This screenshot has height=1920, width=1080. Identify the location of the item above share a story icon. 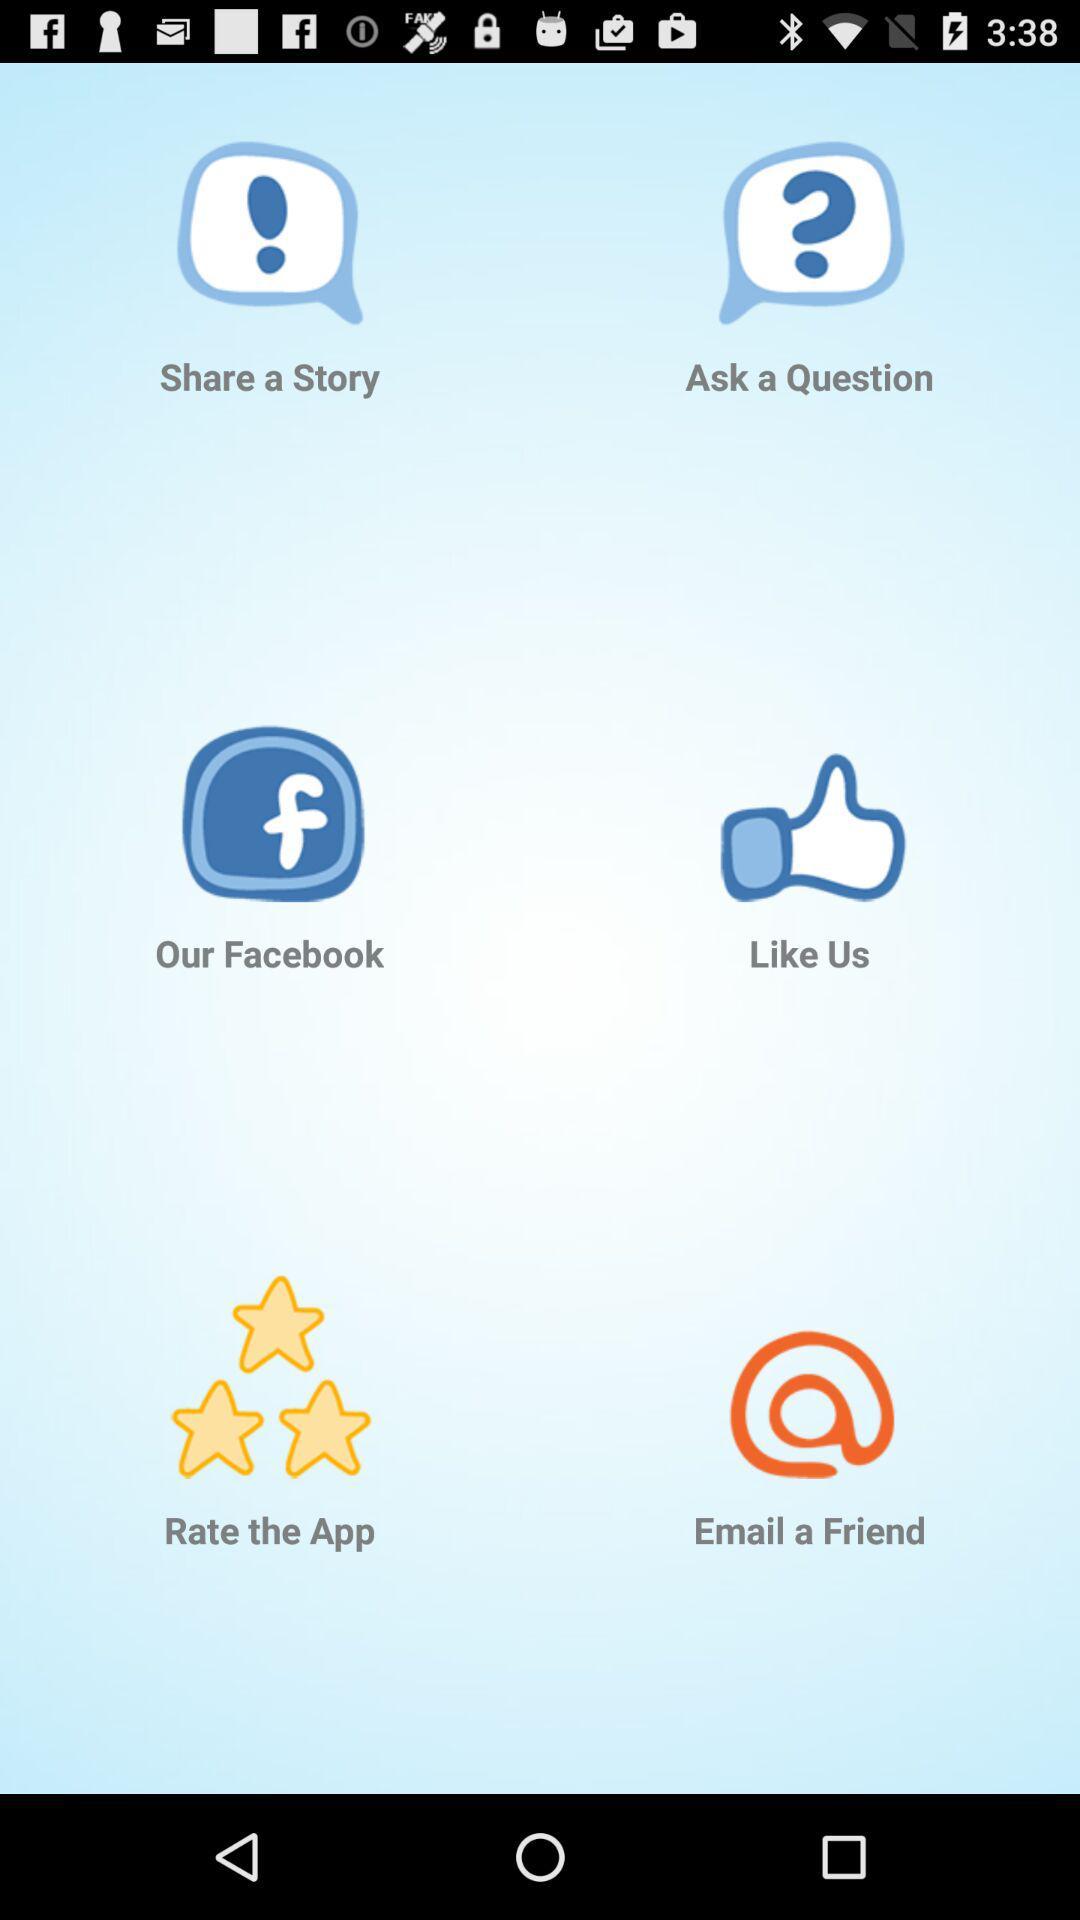
(270, 194).